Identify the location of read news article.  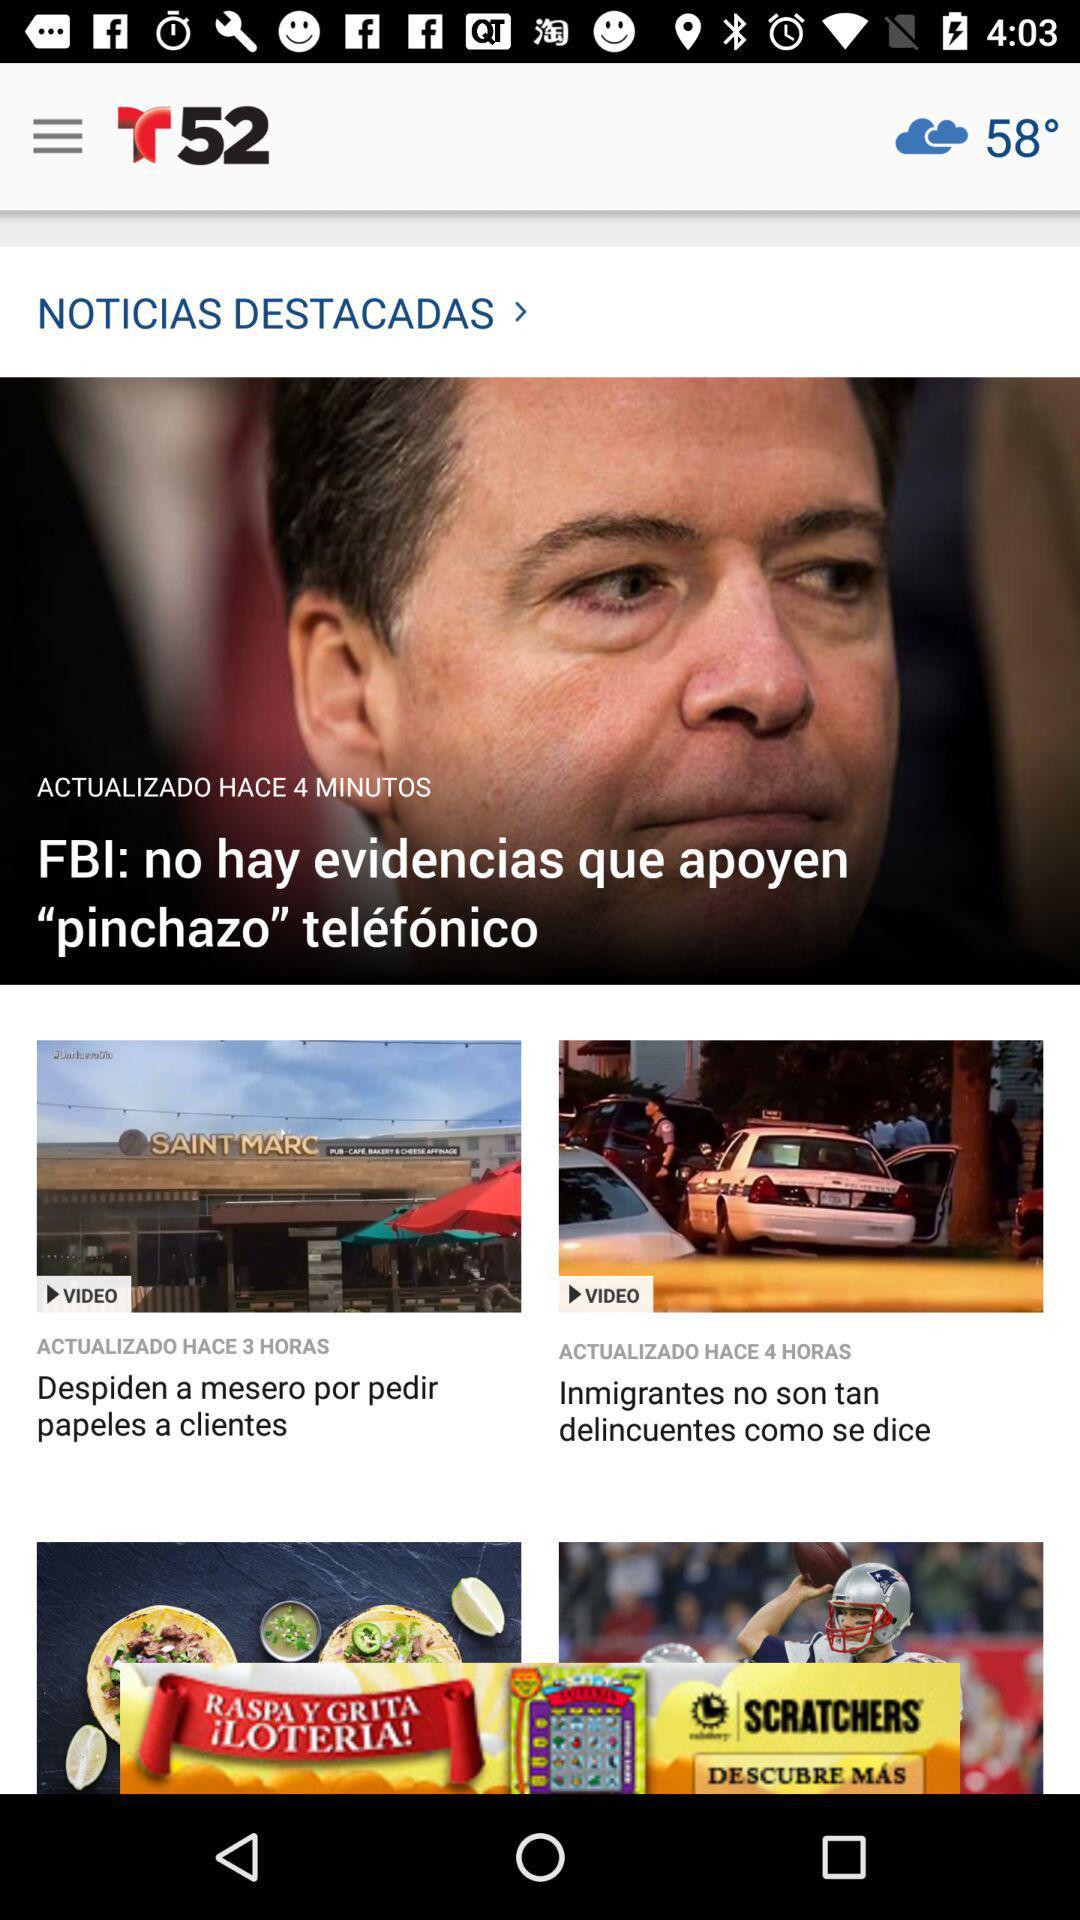
(540, 681).